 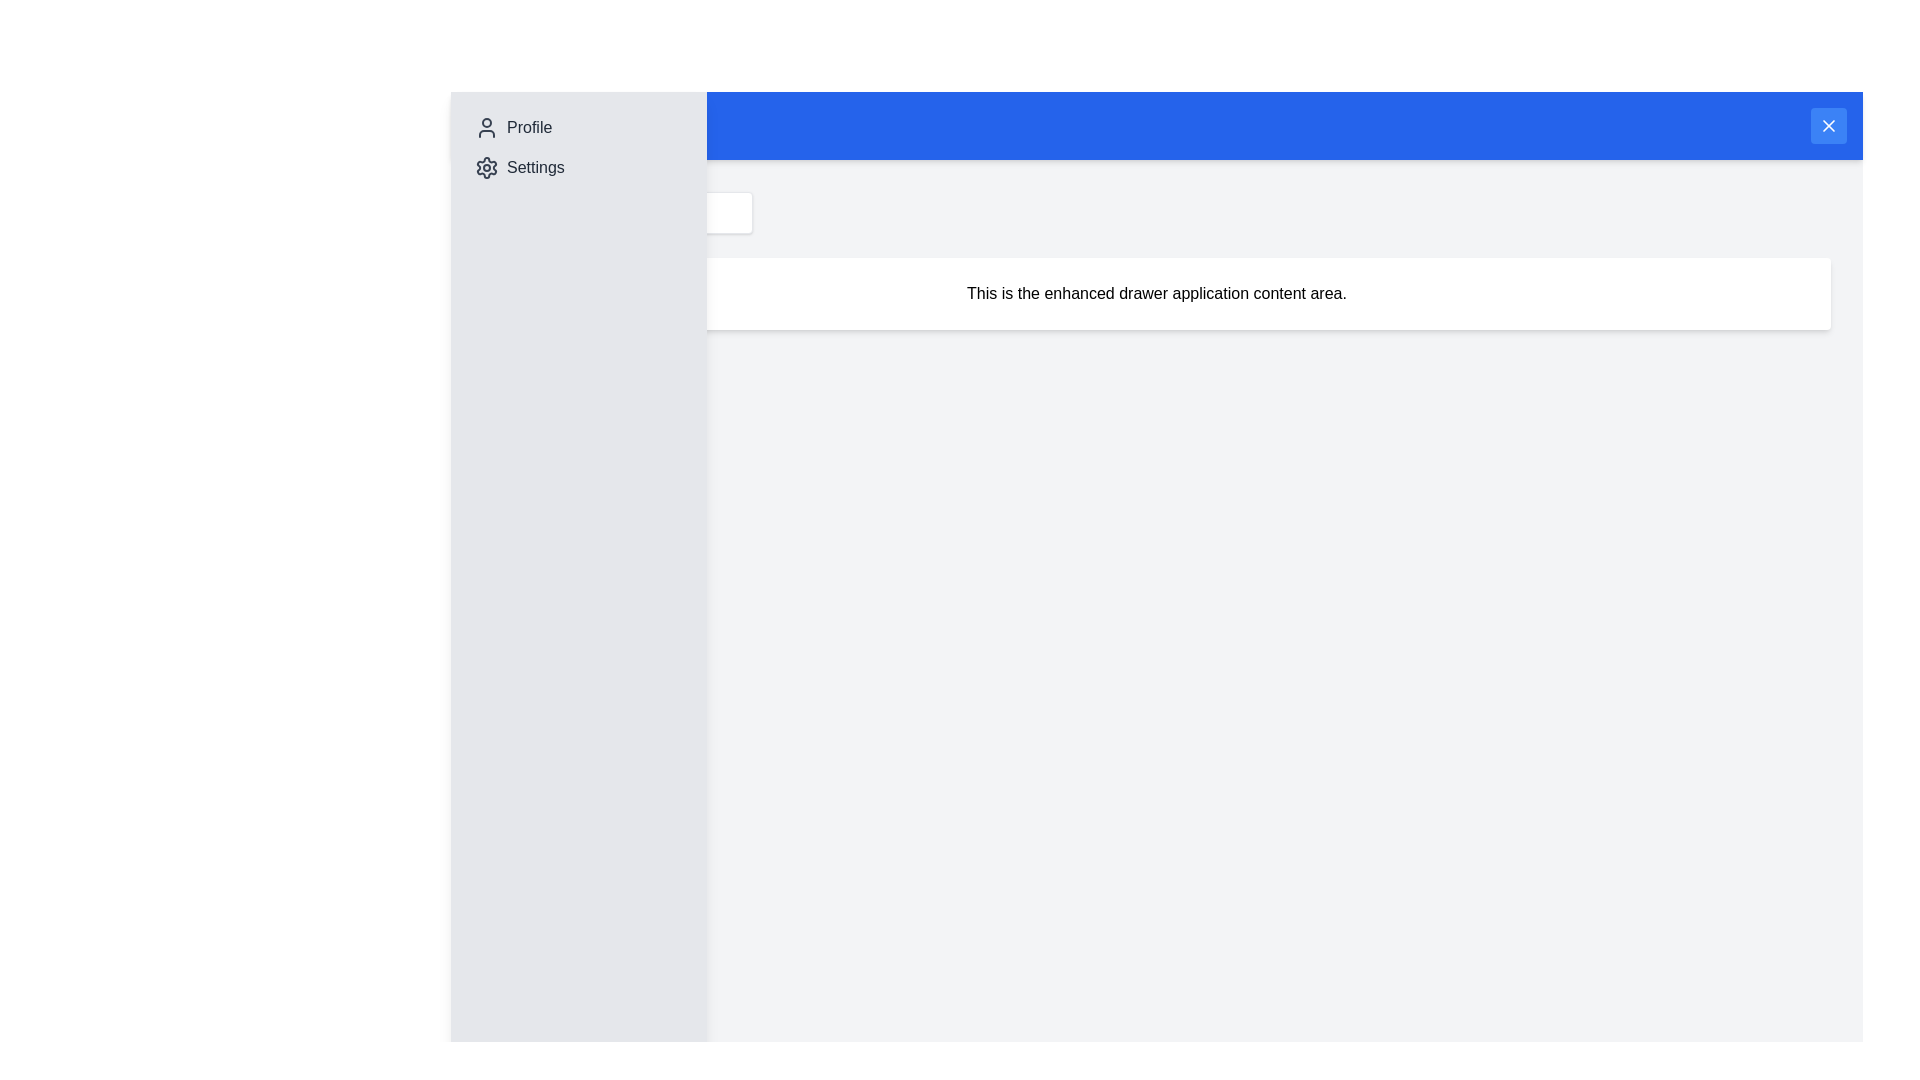 I want to click on the user silhouette icon in the upper-left corner of the interface, so click(x=486, y=127).